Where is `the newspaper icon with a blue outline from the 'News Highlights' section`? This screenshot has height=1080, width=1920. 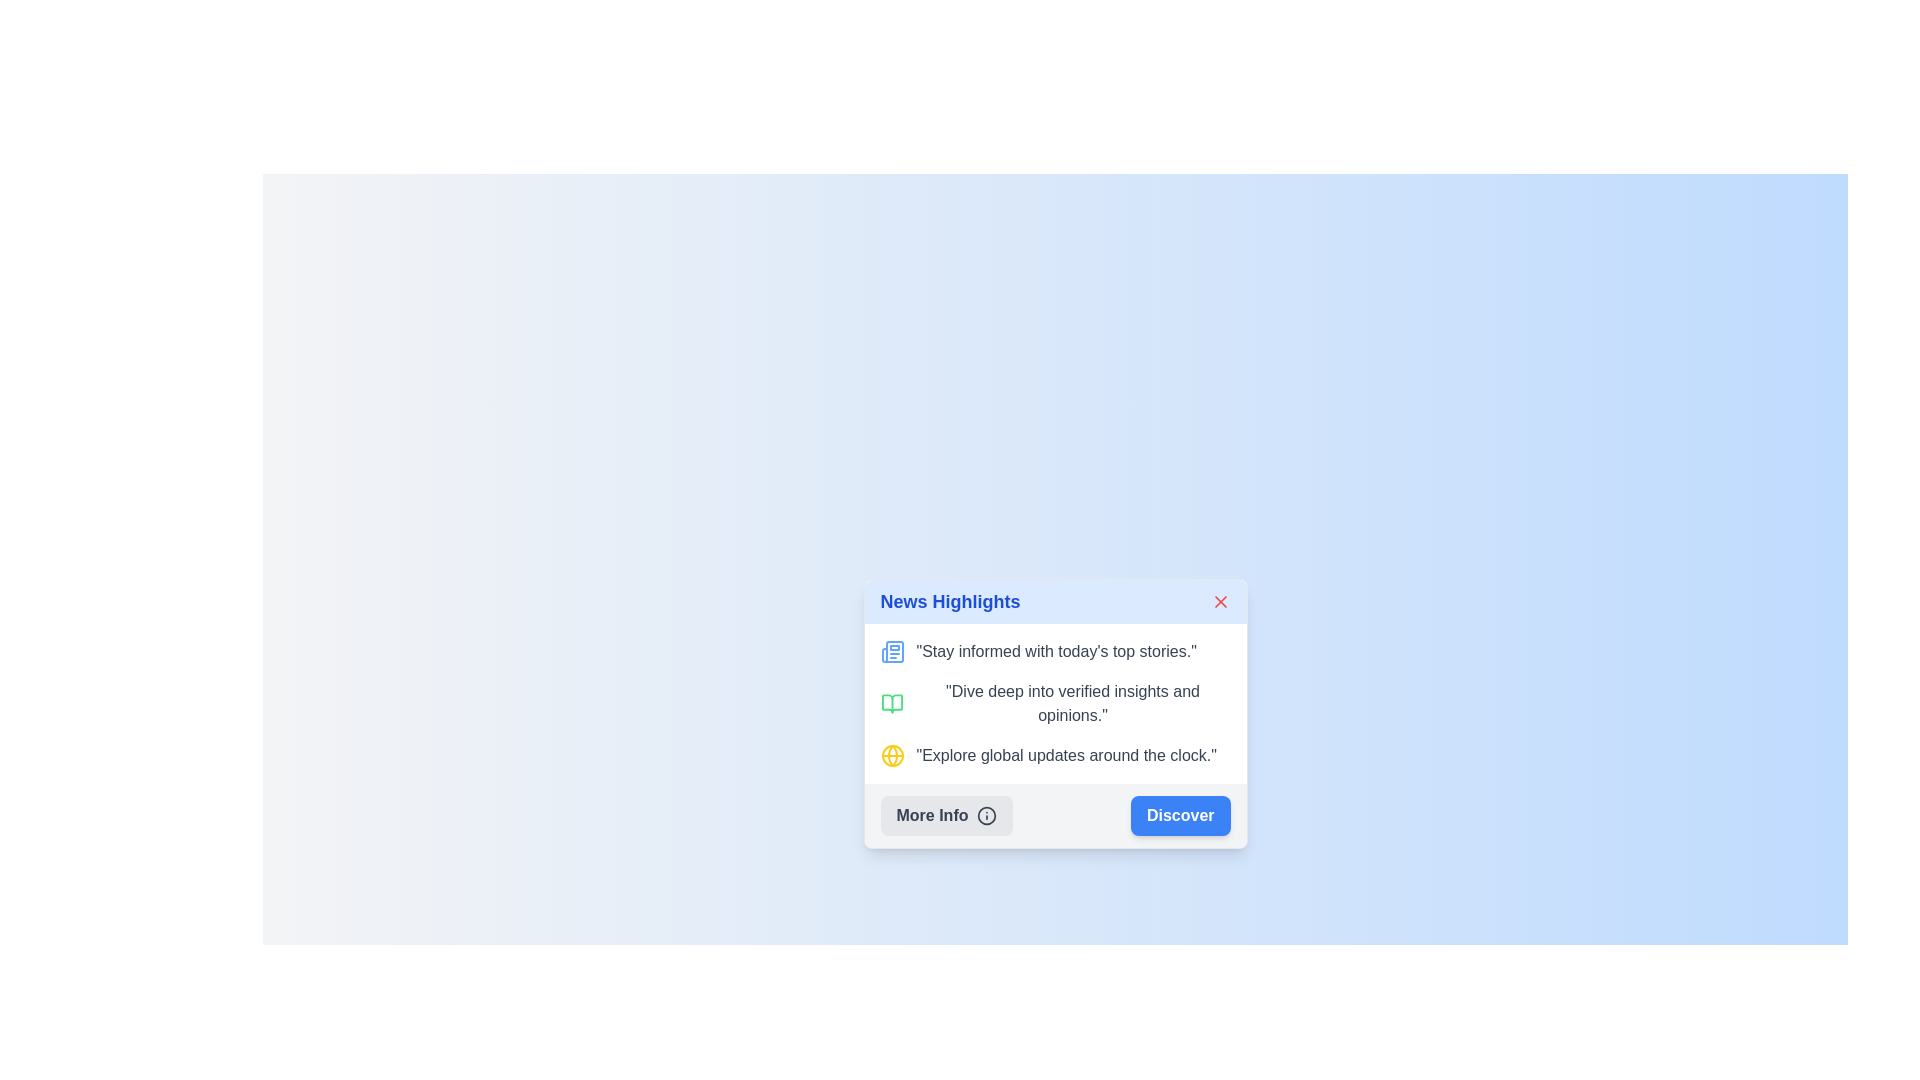 the newspaper icon with a blue outline from the 'News Highlights' section is located at coordinates (891, 651).